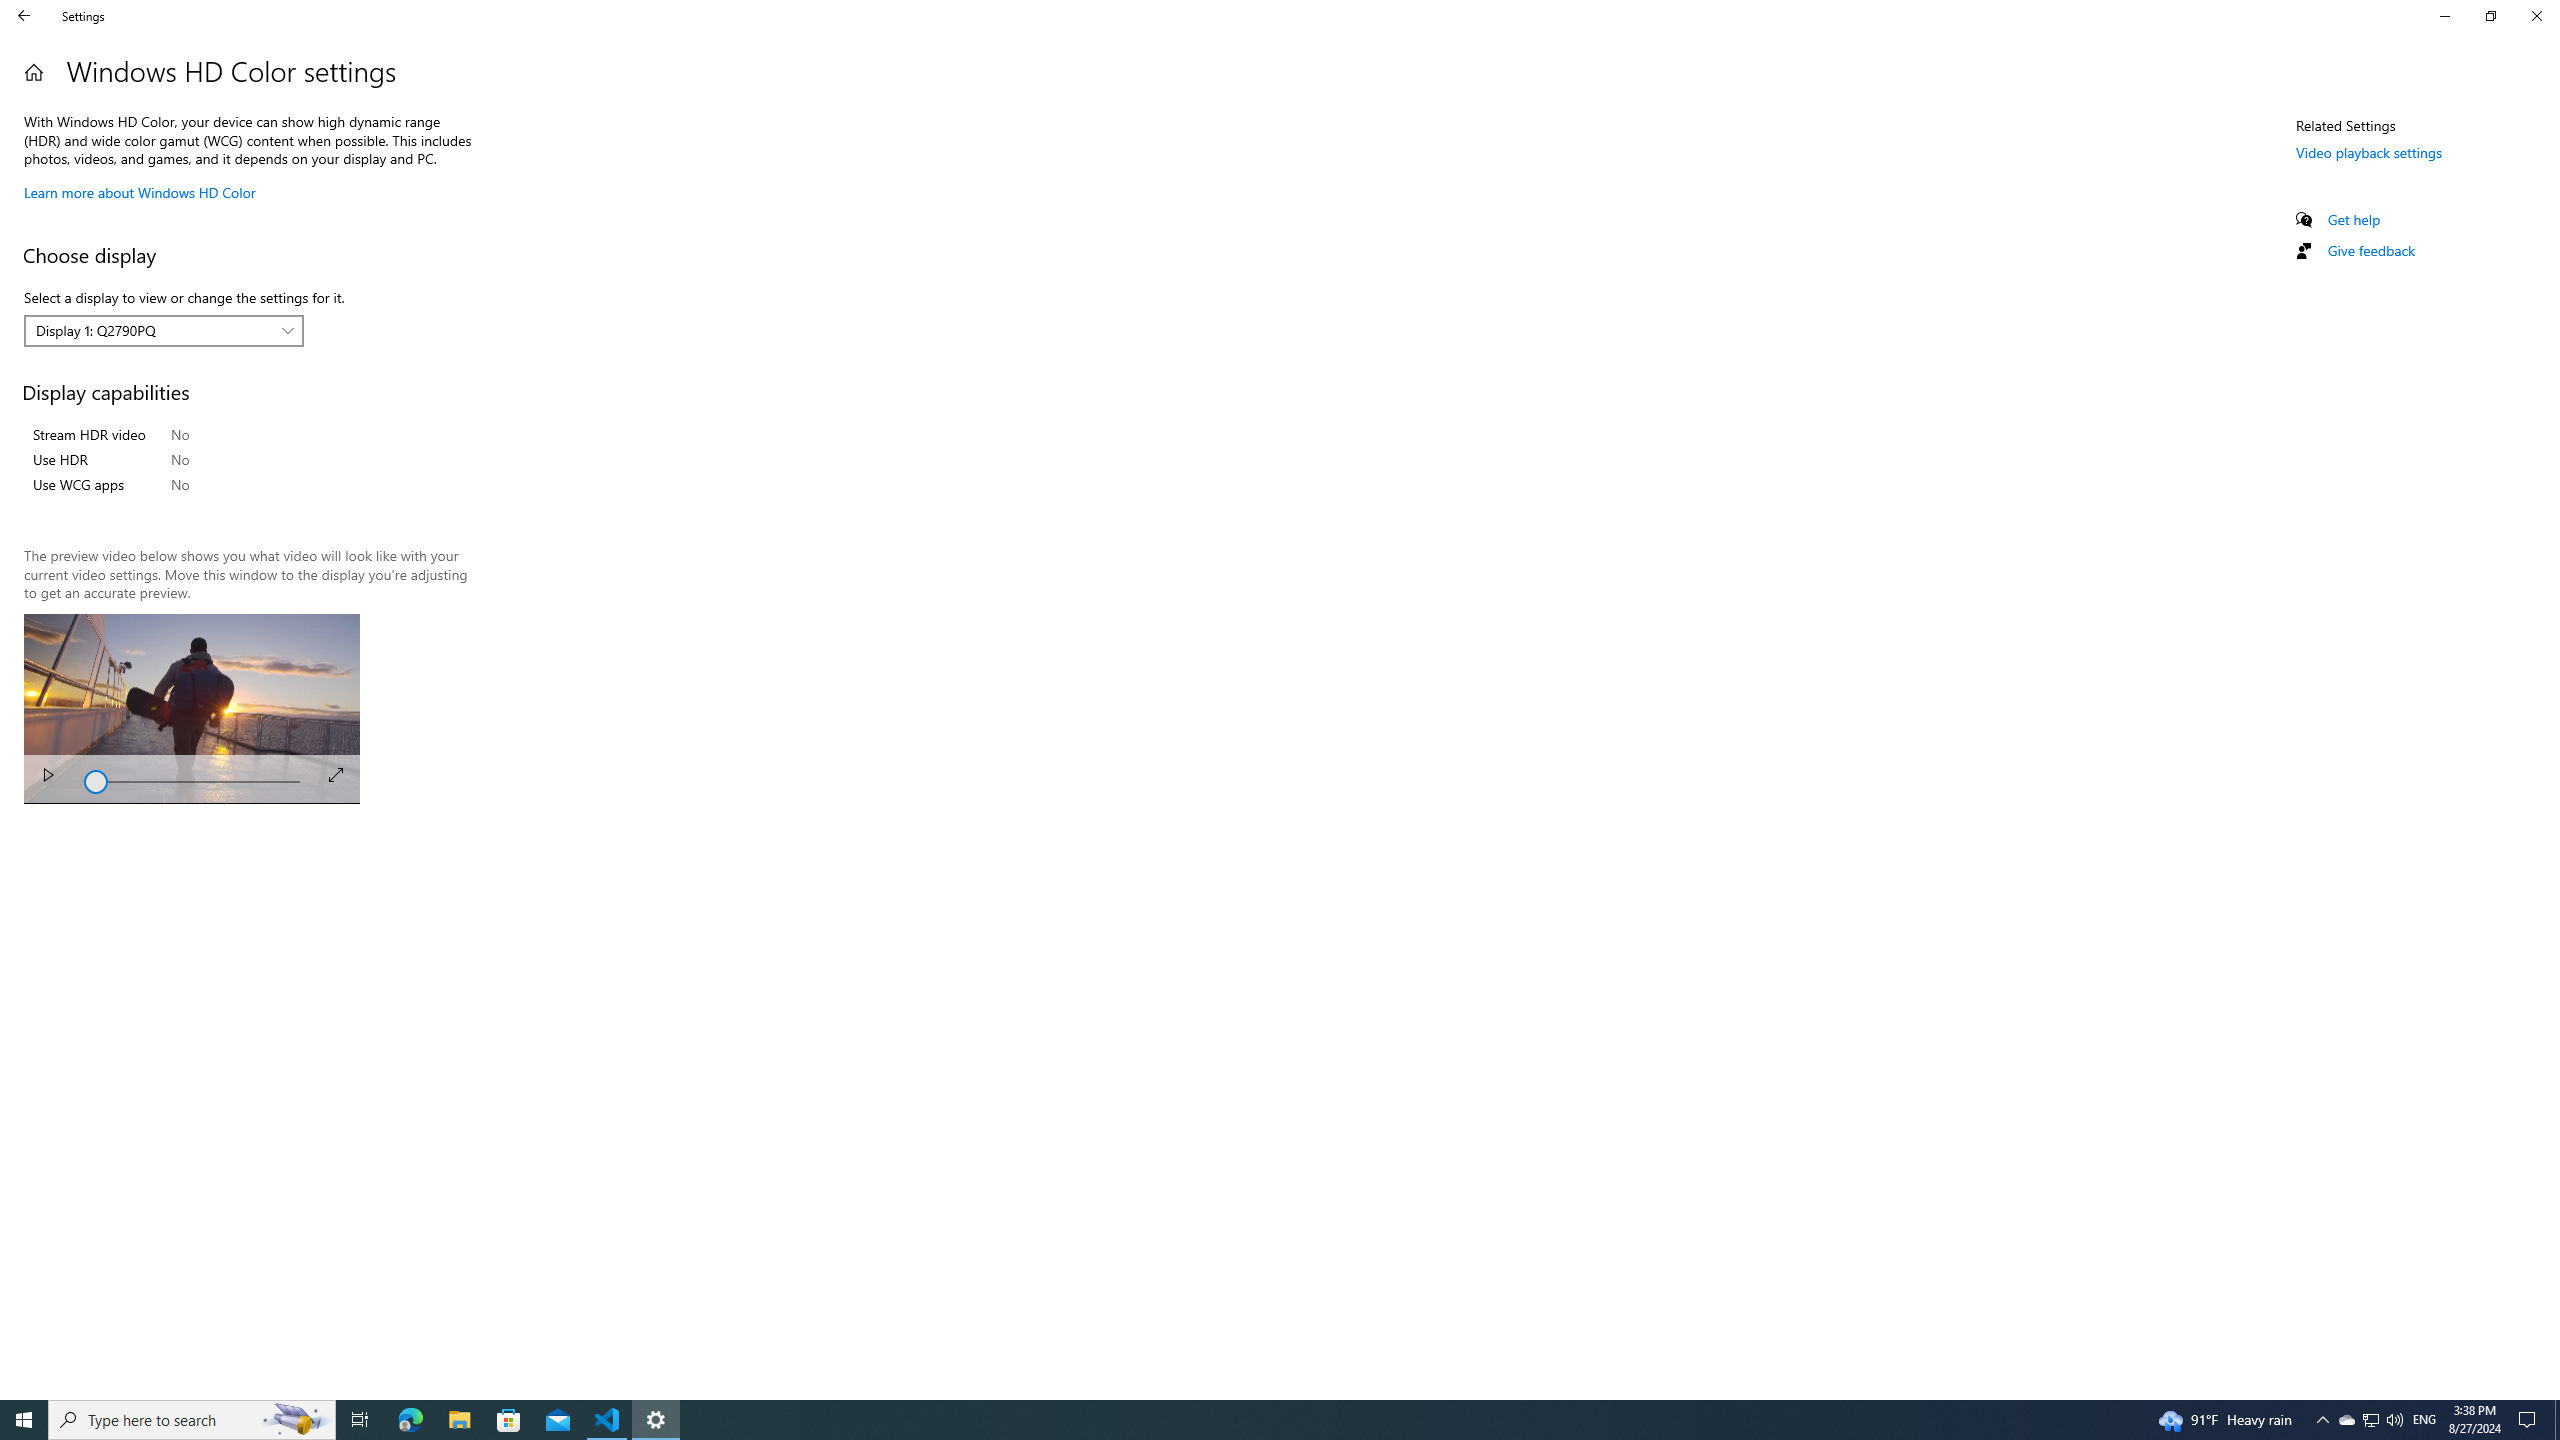  Describe the element at coordinates (2443, 15) in the screenshot. I see `'Minimize Settings'` at that location.